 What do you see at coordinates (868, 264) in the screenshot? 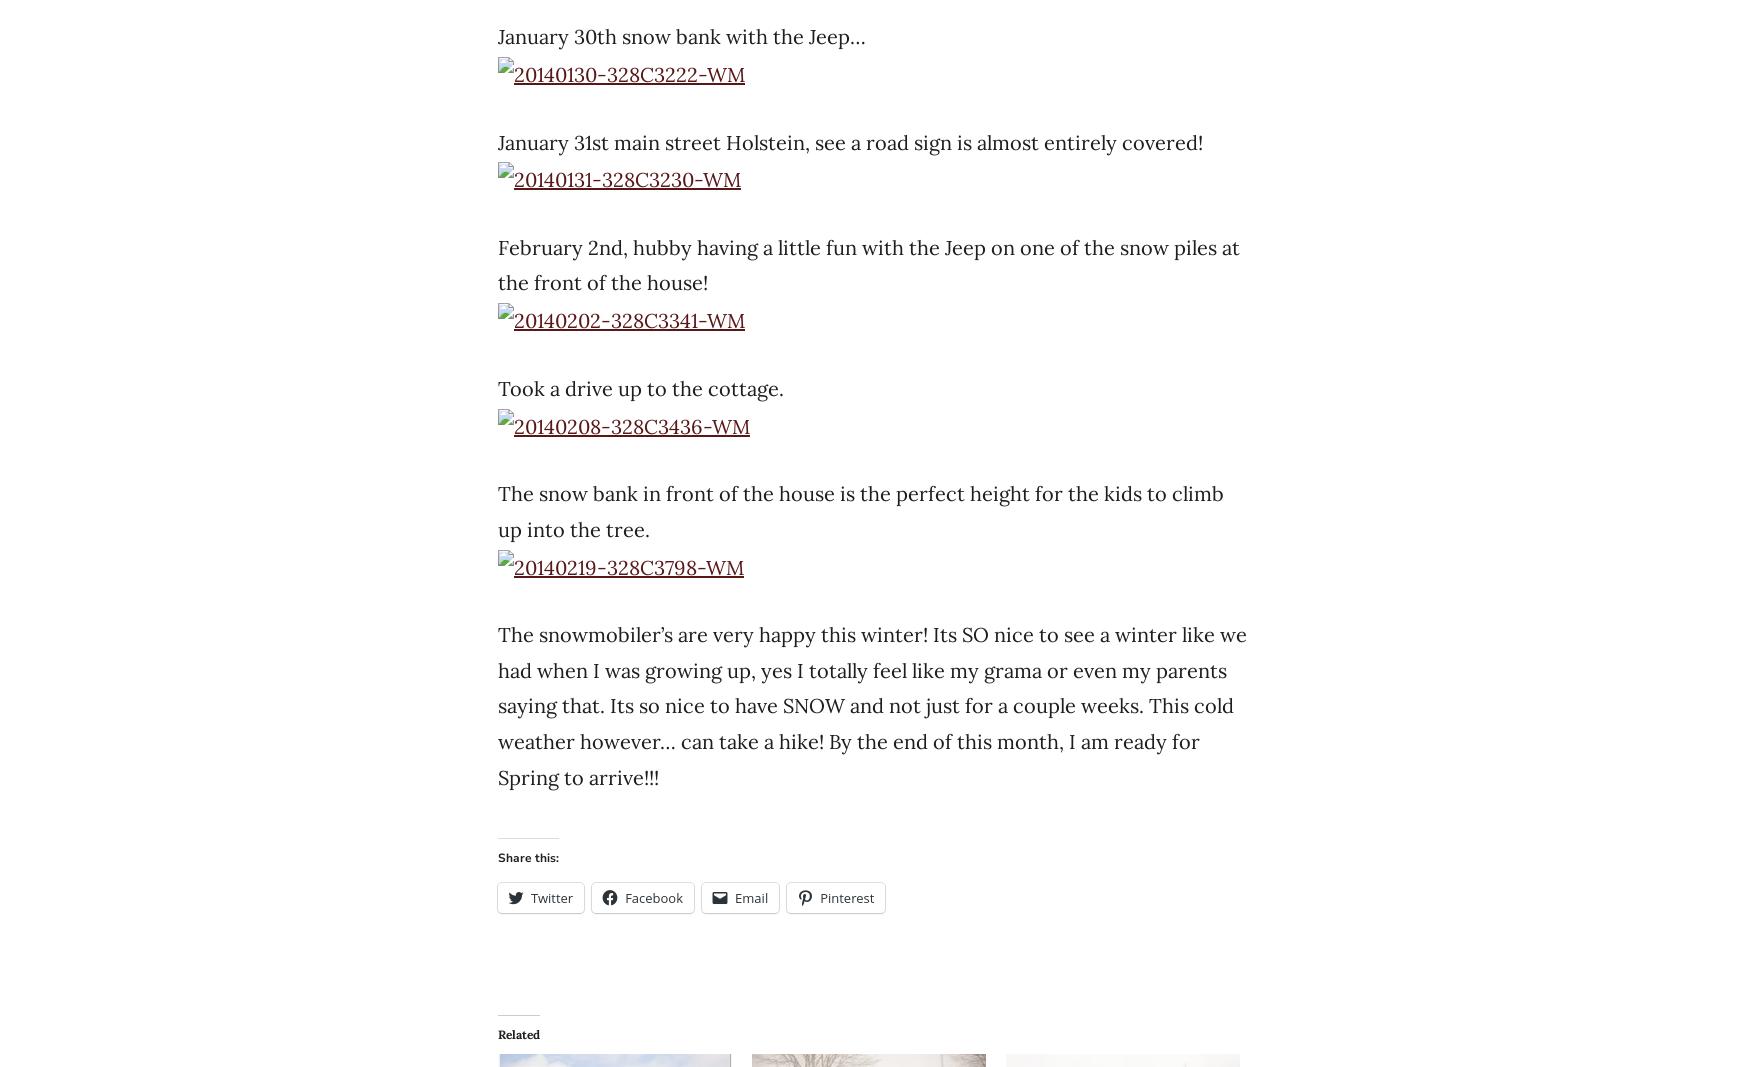
I see `'February 2nd, hubby having a little fun with the Jeep on one of the snow piles at the front of the house!'` at bounding box center [868, 264].